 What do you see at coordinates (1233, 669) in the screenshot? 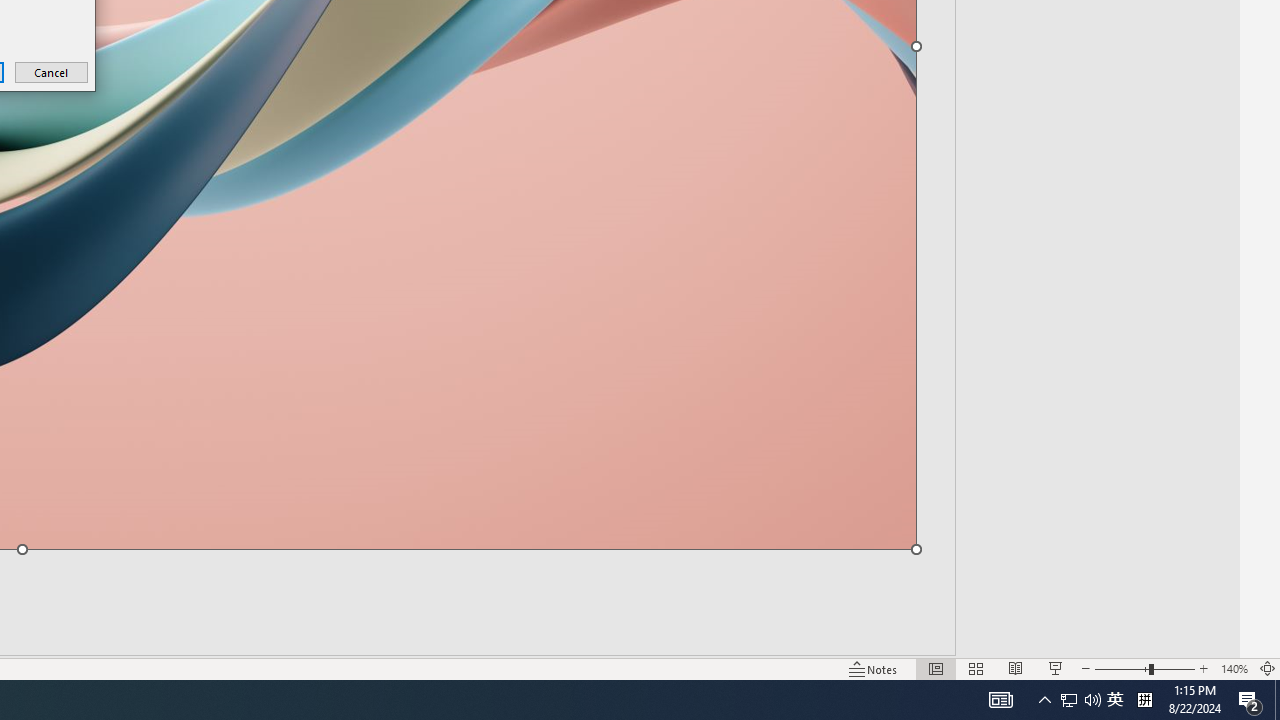
I see `'Zoom 140%'` at bounding box center [1233, 669].